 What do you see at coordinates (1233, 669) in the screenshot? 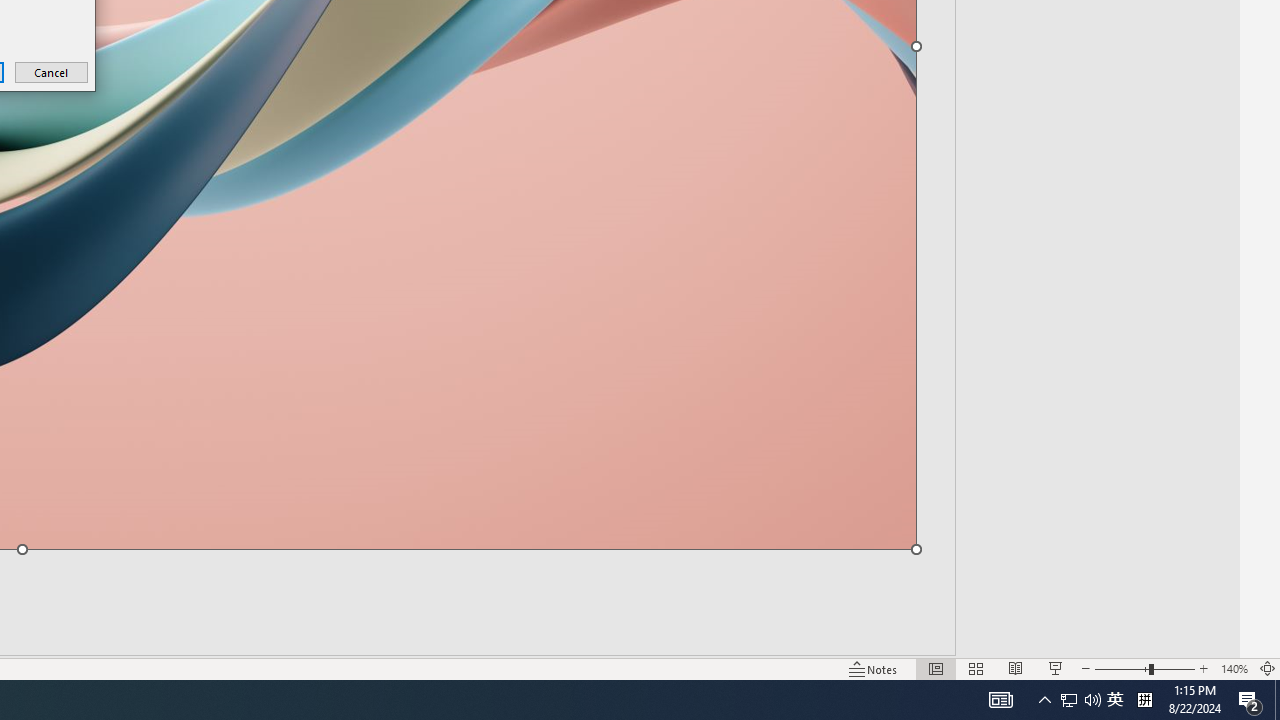
I see `'Zoom 140%'` at bounding box center [1233, 669].